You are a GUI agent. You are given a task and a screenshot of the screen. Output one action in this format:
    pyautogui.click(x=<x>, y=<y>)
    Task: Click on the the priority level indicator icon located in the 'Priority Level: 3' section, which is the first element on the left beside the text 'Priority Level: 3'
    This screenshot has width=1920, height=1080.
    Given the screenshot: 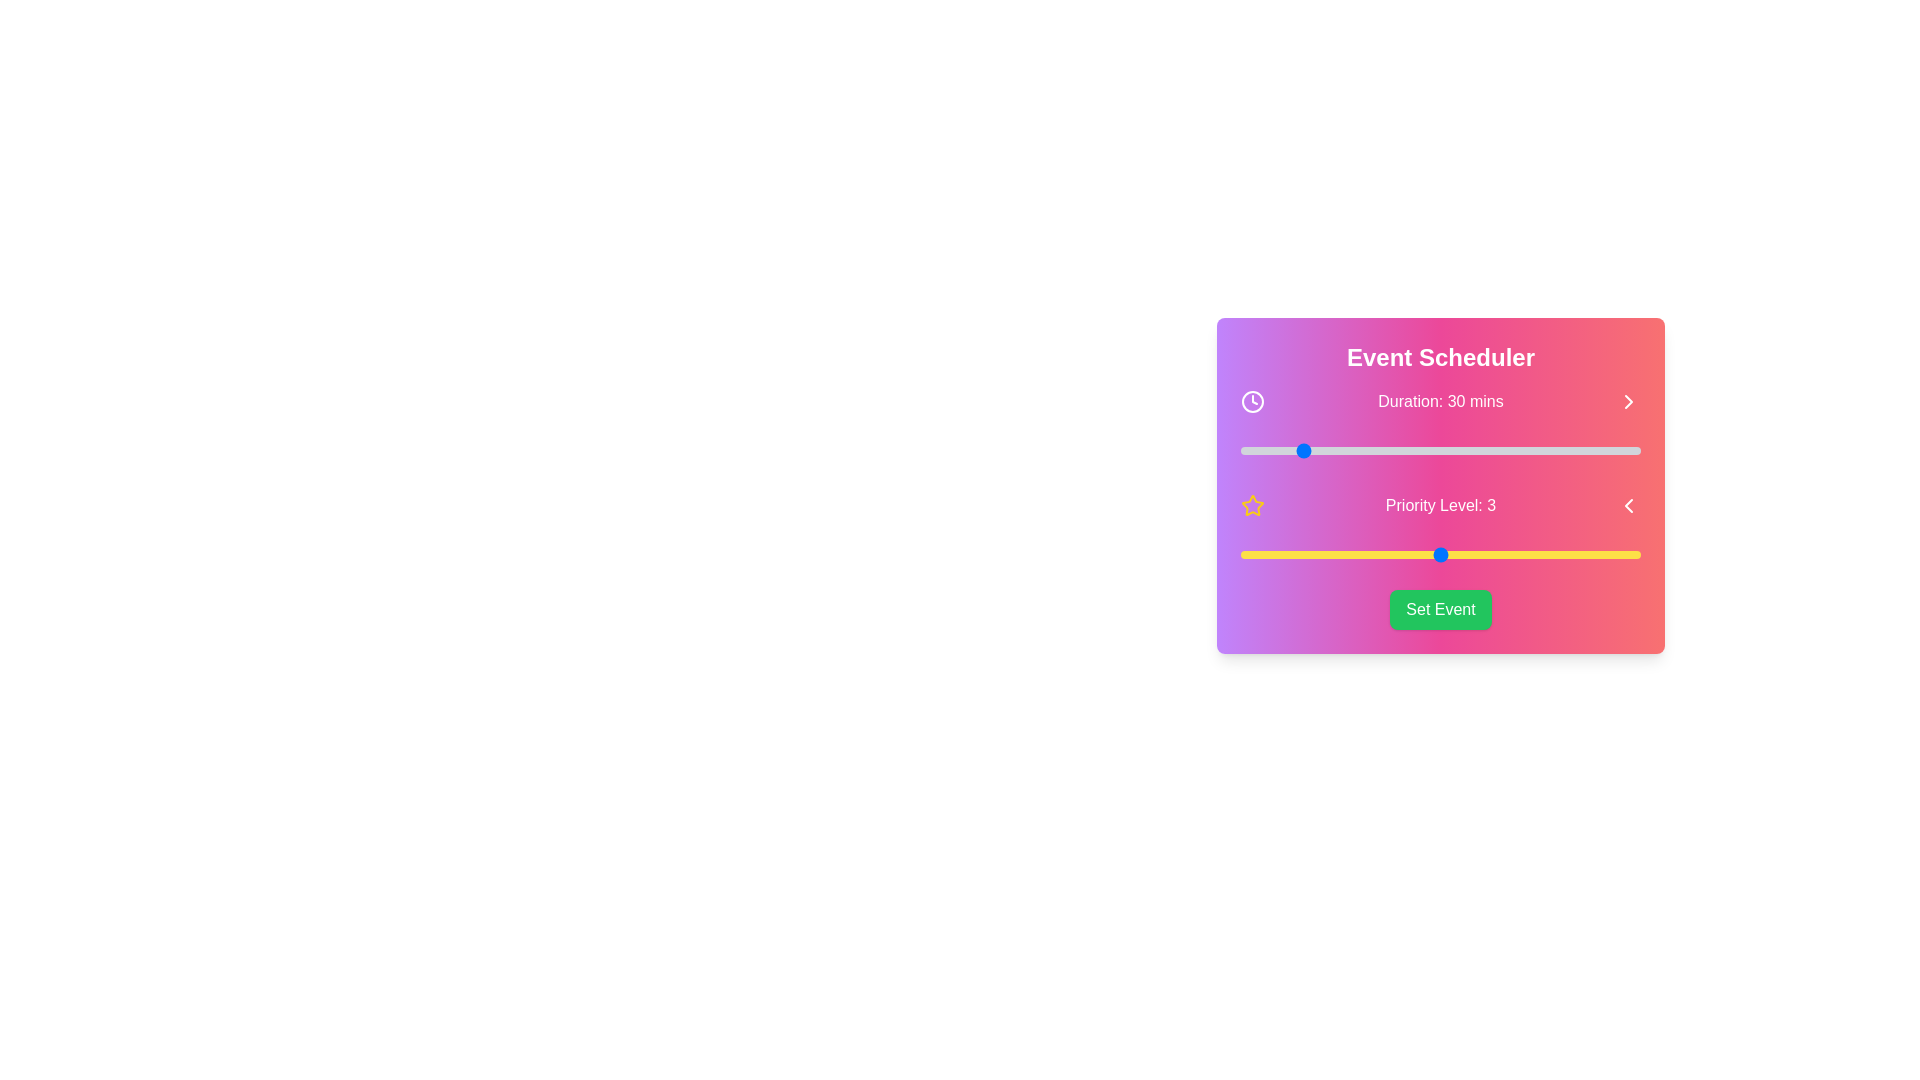 What is the action you would take?
    pyautogui.click(x=1251, y=504)
    